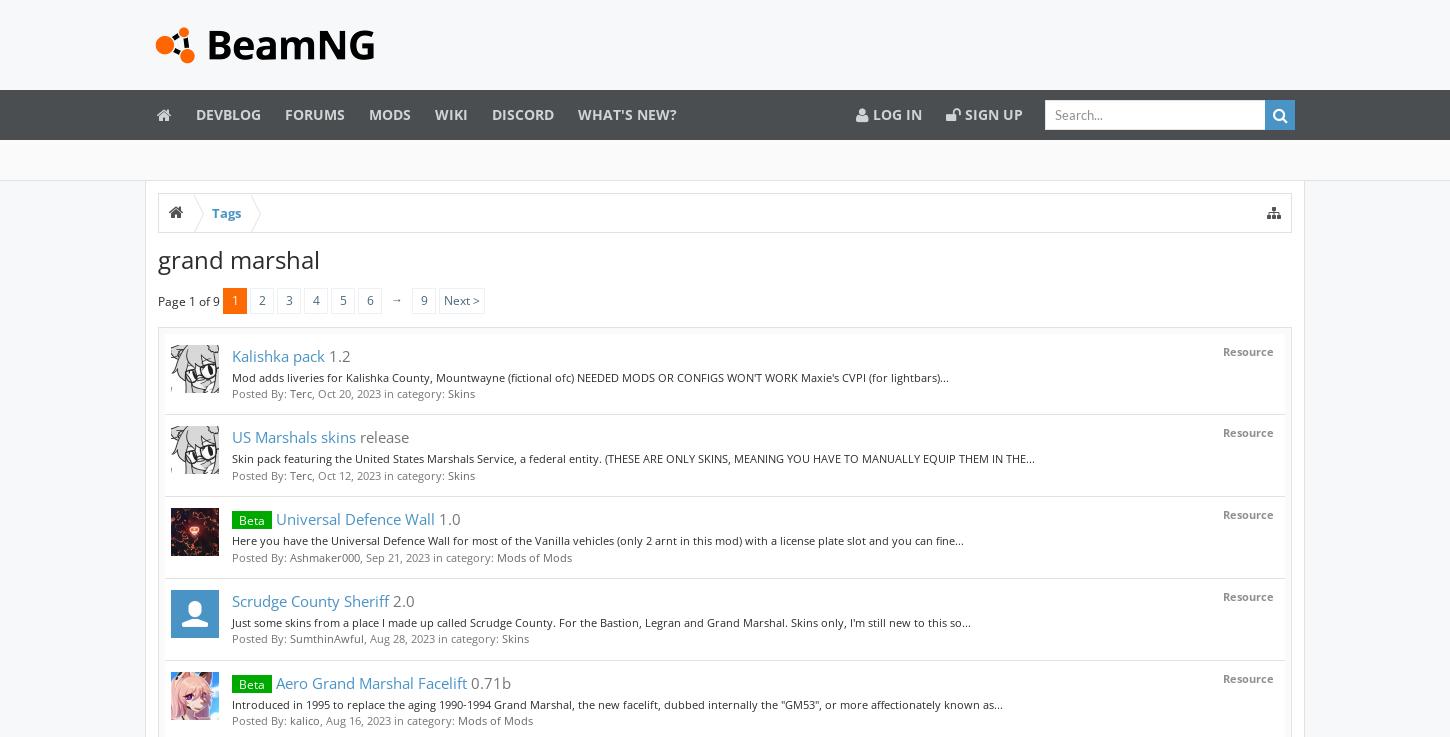  I want to click on 'Oct 12, 2023', so click(349, 475).